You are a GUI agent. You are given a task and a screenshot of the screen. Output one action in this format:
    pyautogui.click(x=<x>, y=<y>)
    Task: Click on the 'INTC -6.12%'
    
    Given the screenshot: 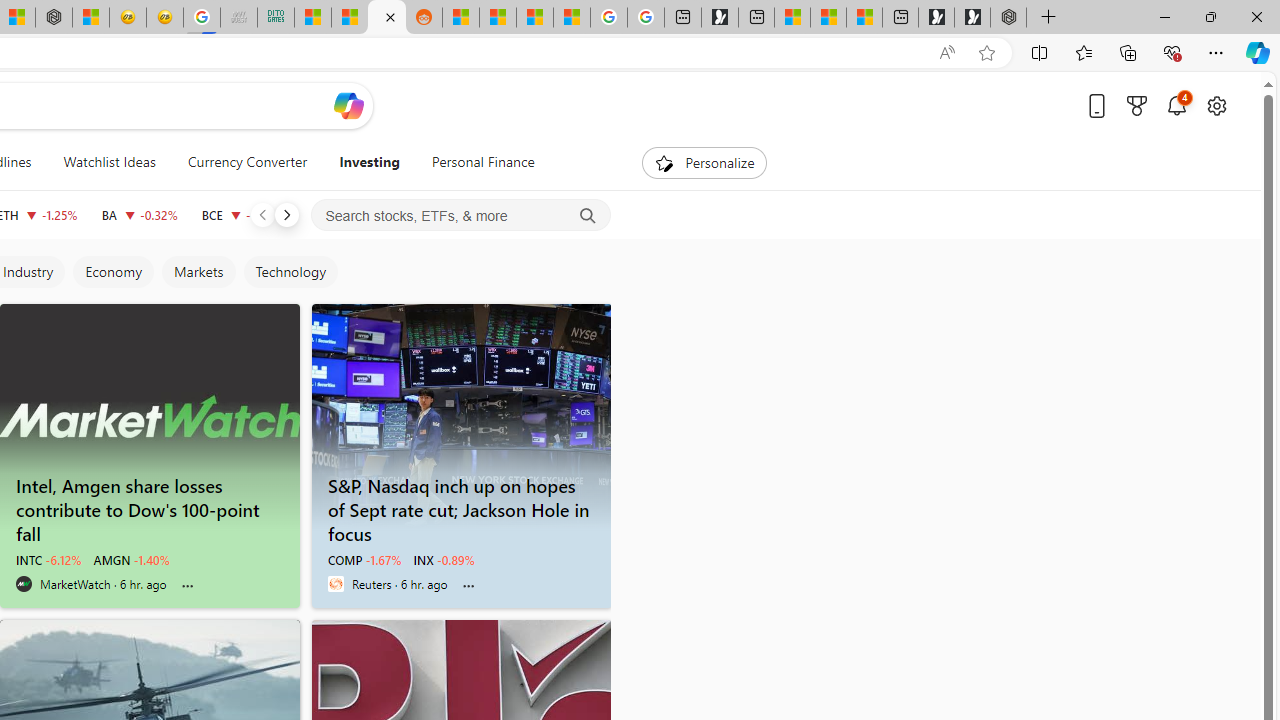 What is the action you would take?
    pyautogui.click(x=48, y=560)
    